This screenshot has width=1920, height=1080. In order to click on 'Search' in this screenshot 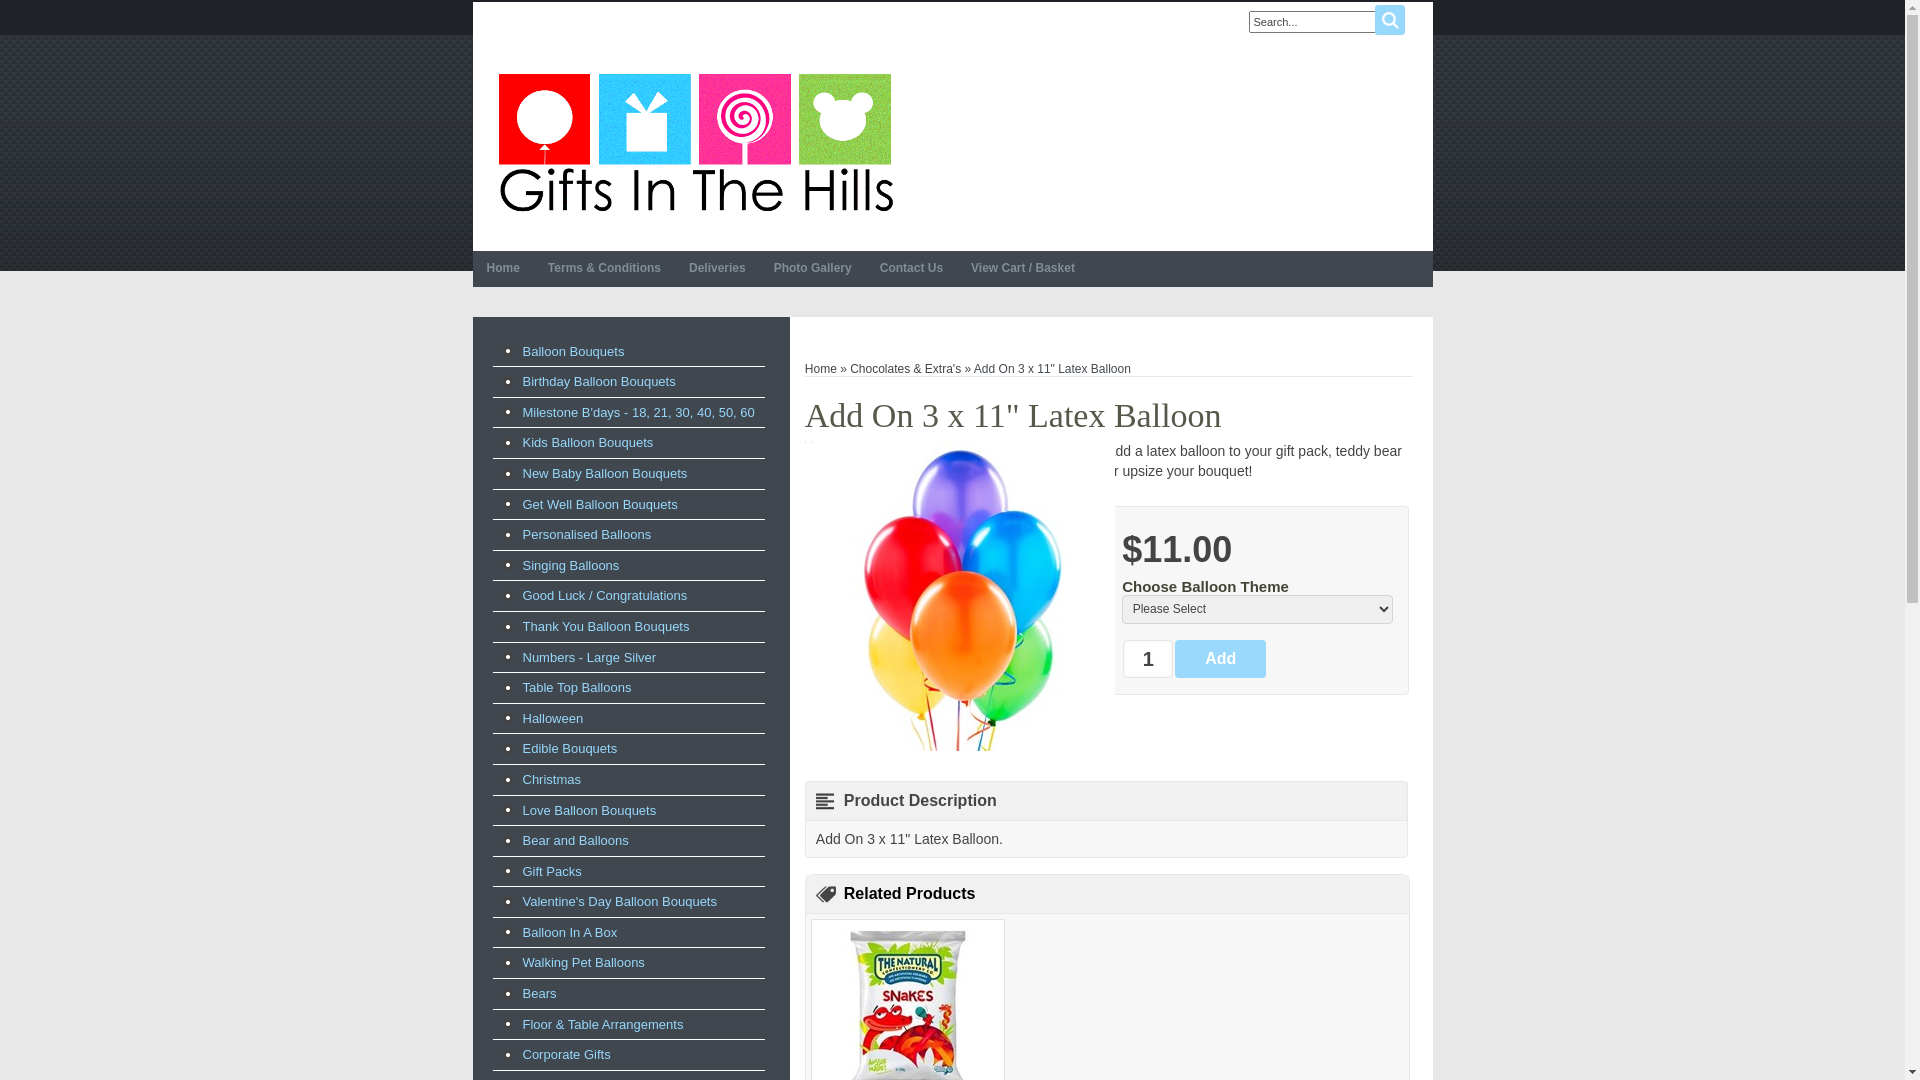, I will do `click(1387, 19)`.